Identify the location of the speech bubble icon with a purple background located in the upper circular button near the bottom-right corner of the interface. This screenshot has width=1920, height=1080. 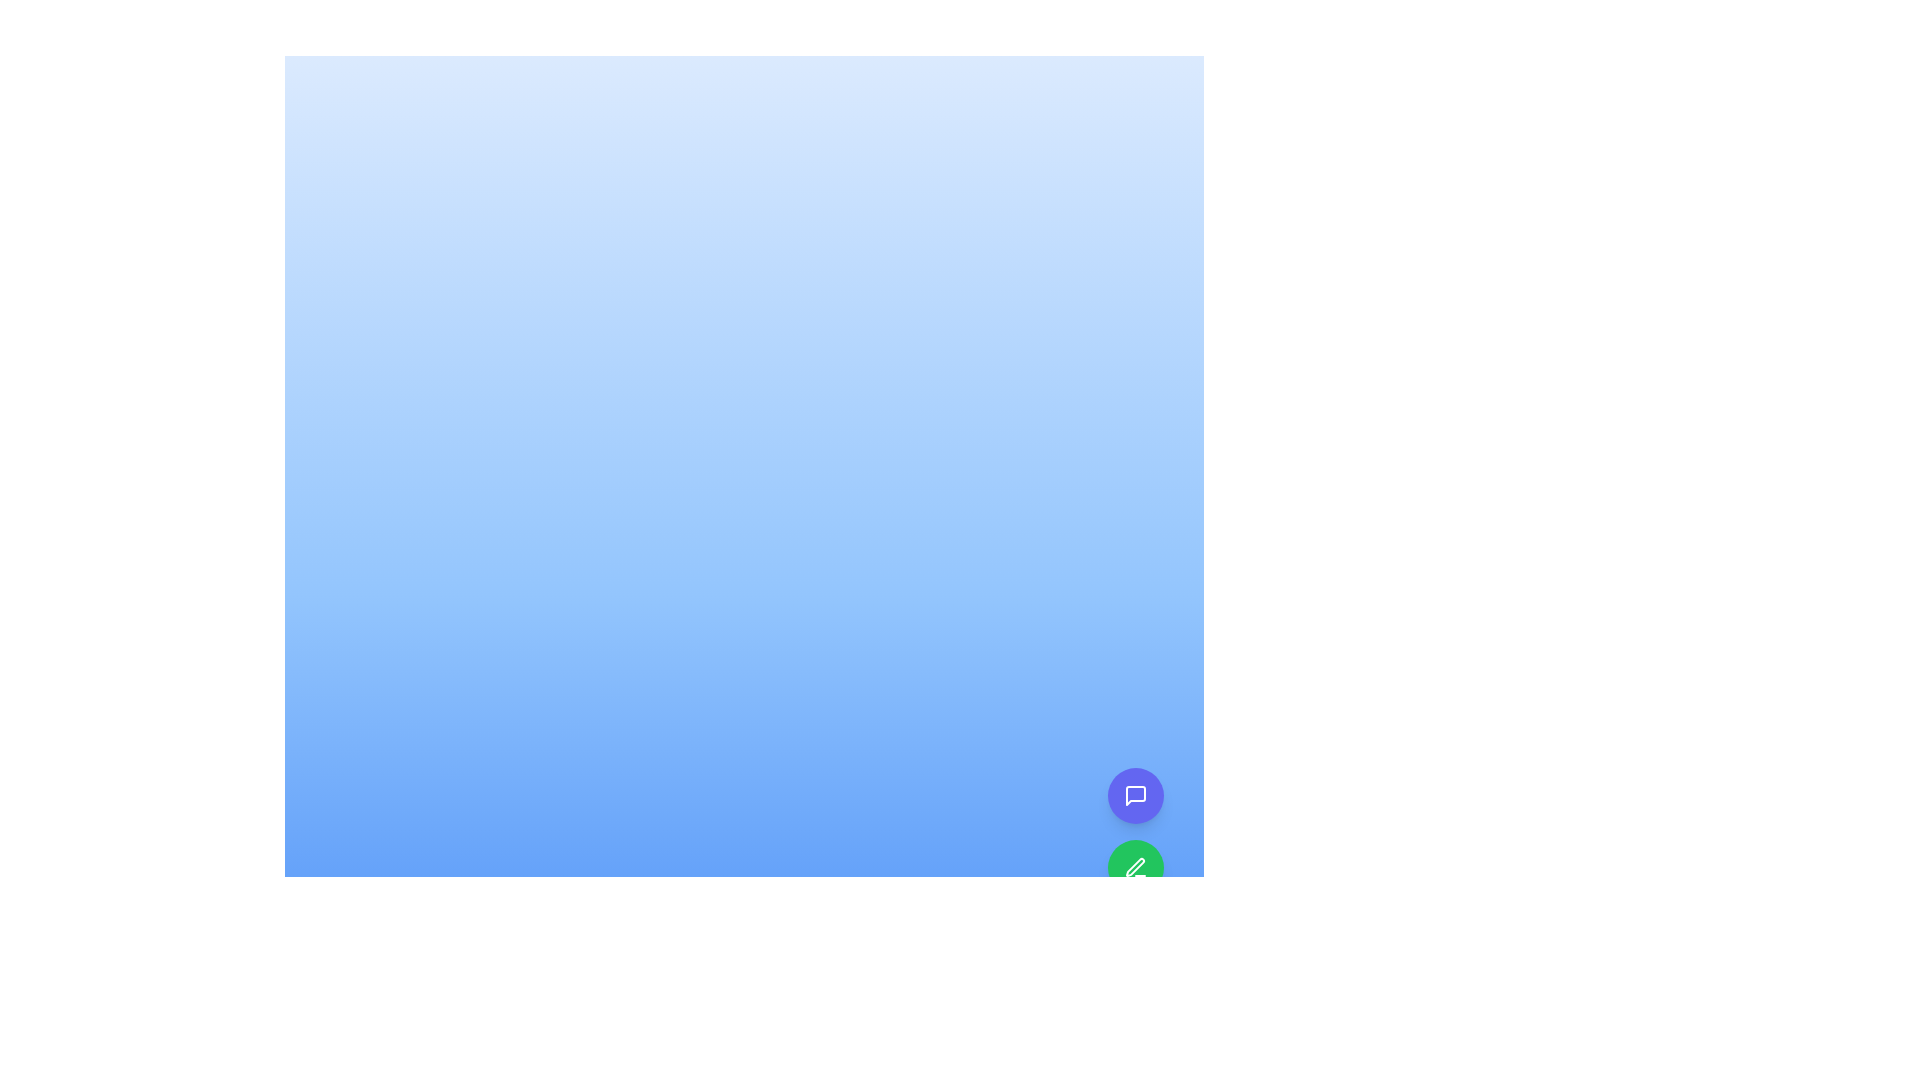
(1136, 794).